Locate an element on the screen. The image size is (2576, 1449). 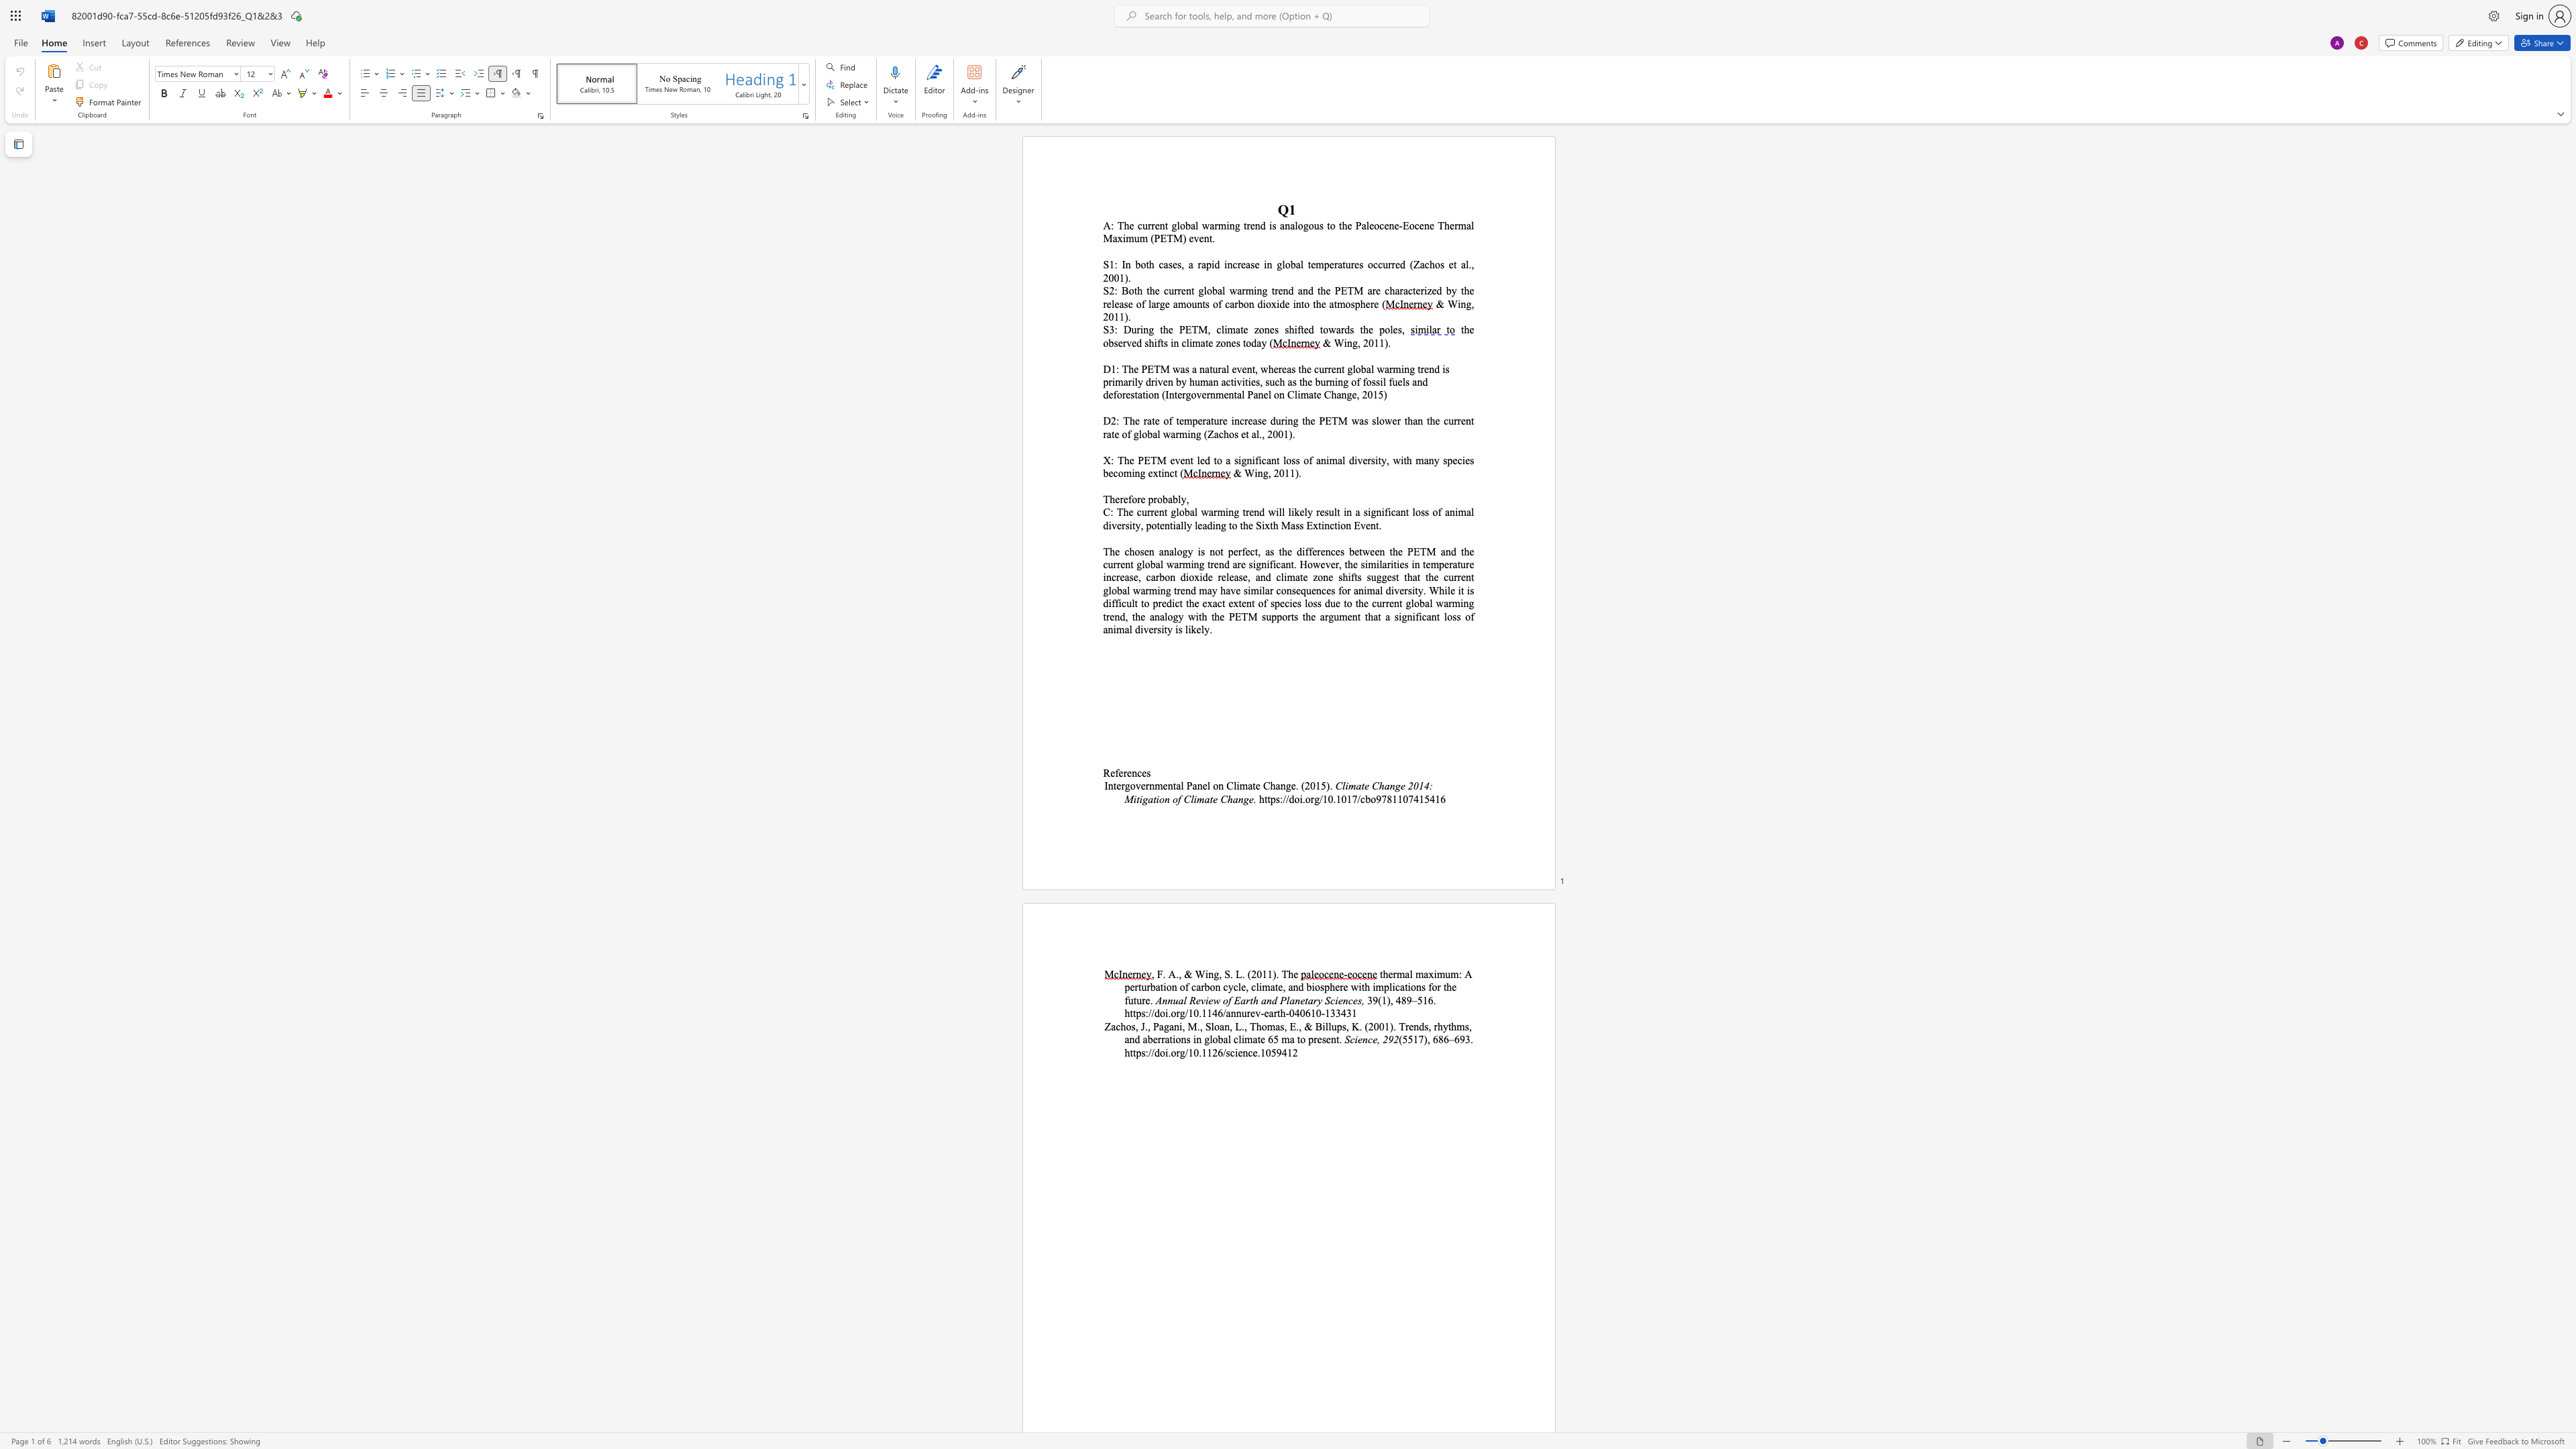
the 1th character "g" in the text is located at coordinates (1173, 225).